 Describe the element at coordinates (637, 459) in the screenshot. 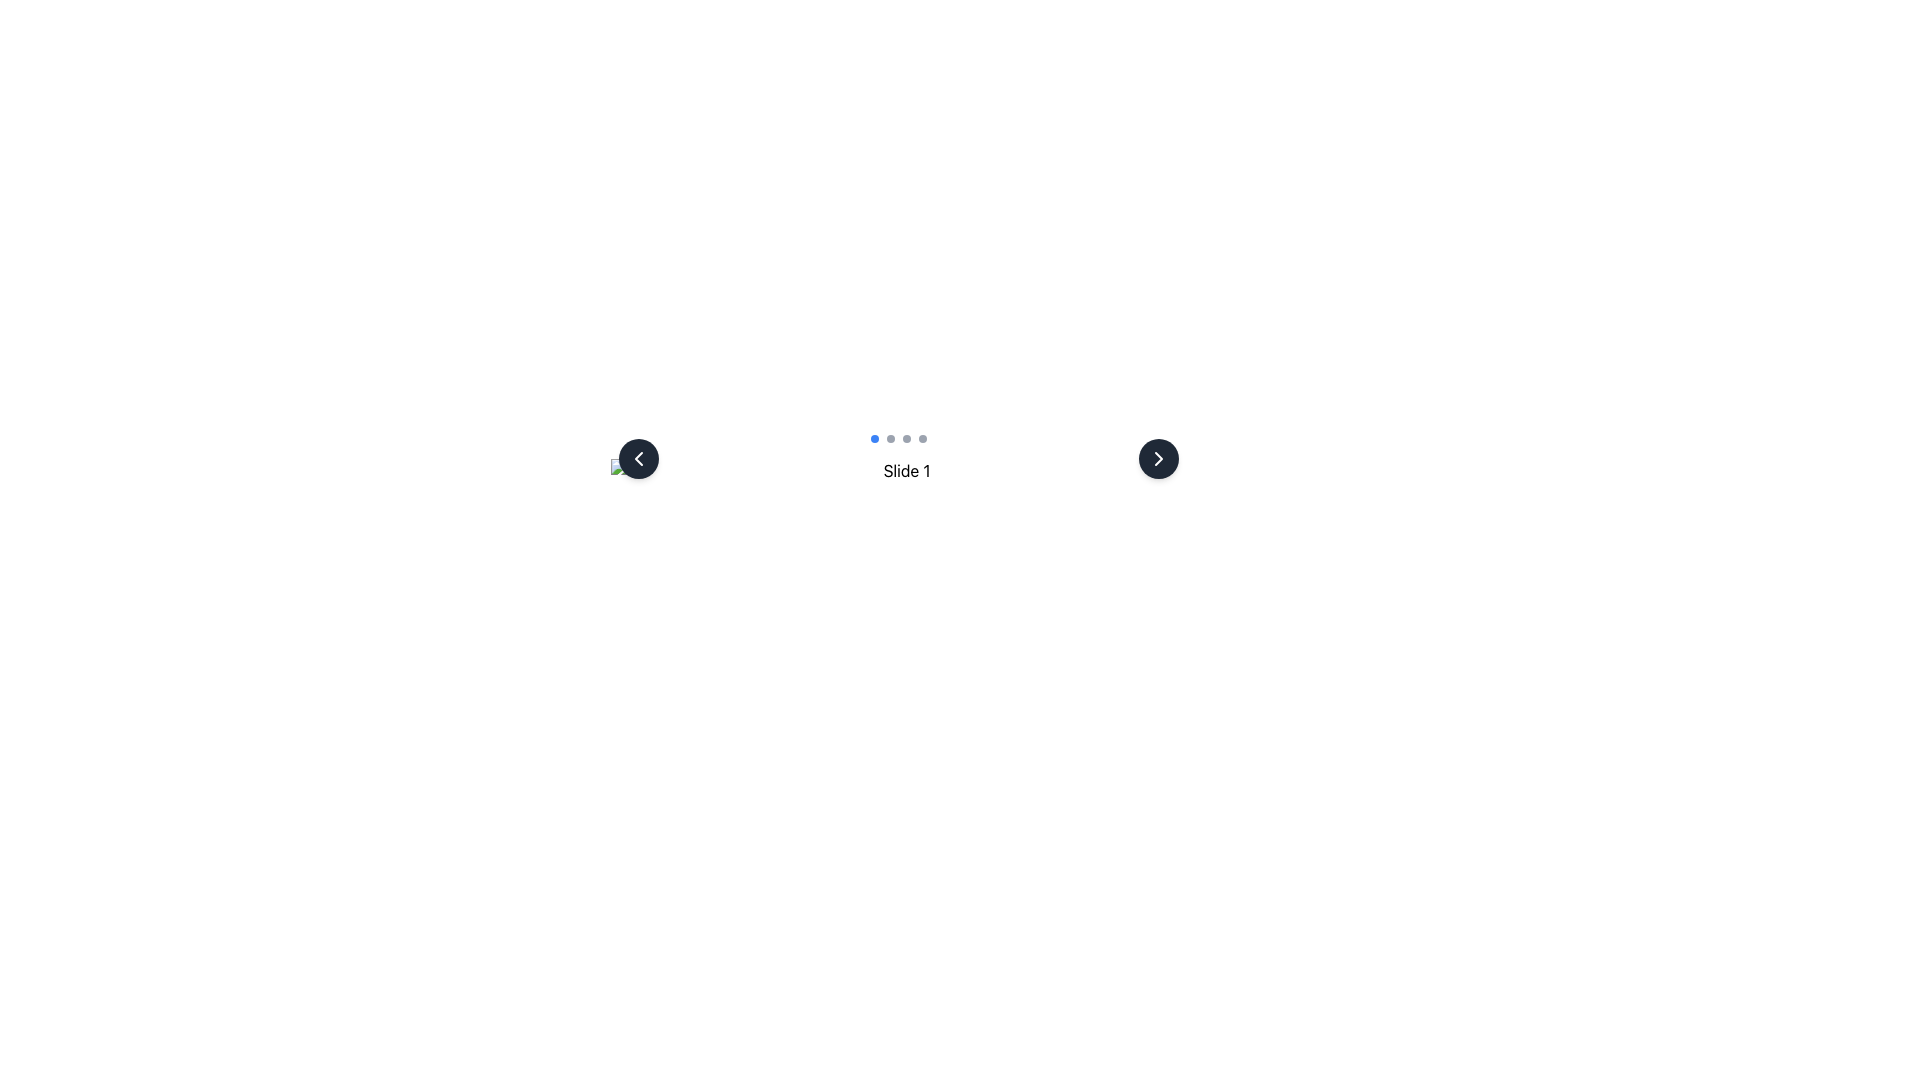

I see `the chevron arrow icon located in the leftmost circular button of the carousel` at that location.